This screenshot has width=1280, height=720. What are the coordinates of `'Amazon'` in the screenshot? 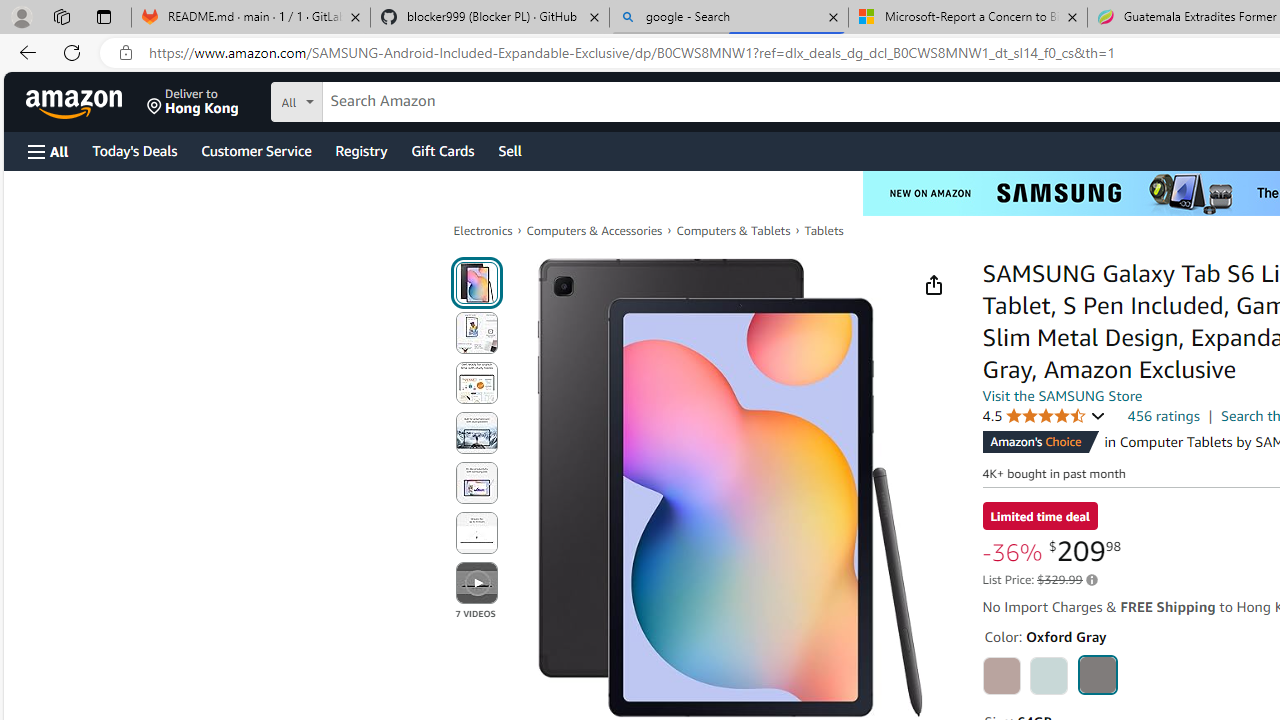 It's located at (76, 101).